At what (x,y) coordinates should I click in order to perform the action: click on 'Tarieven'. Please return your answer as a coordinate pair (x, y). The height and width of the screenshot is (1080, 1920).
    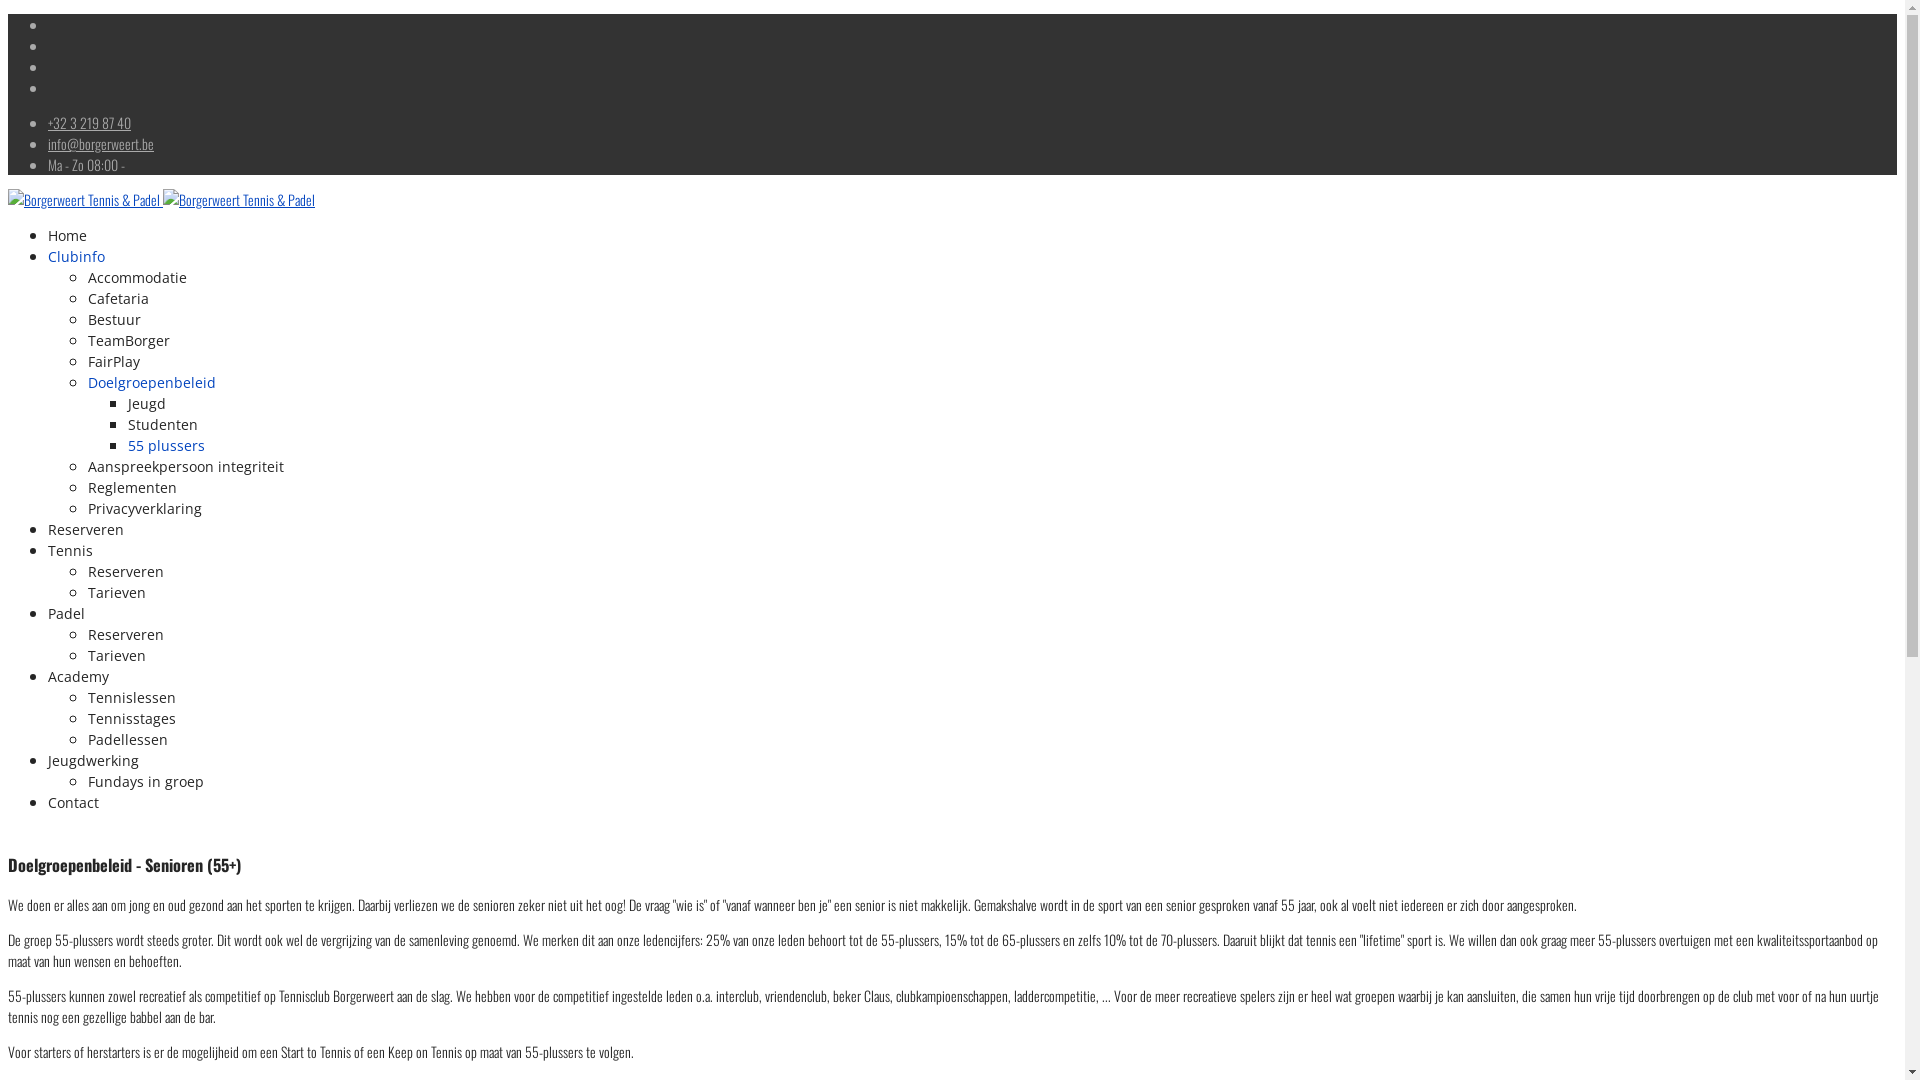
    Looking at the image, I should click on (115, 591).